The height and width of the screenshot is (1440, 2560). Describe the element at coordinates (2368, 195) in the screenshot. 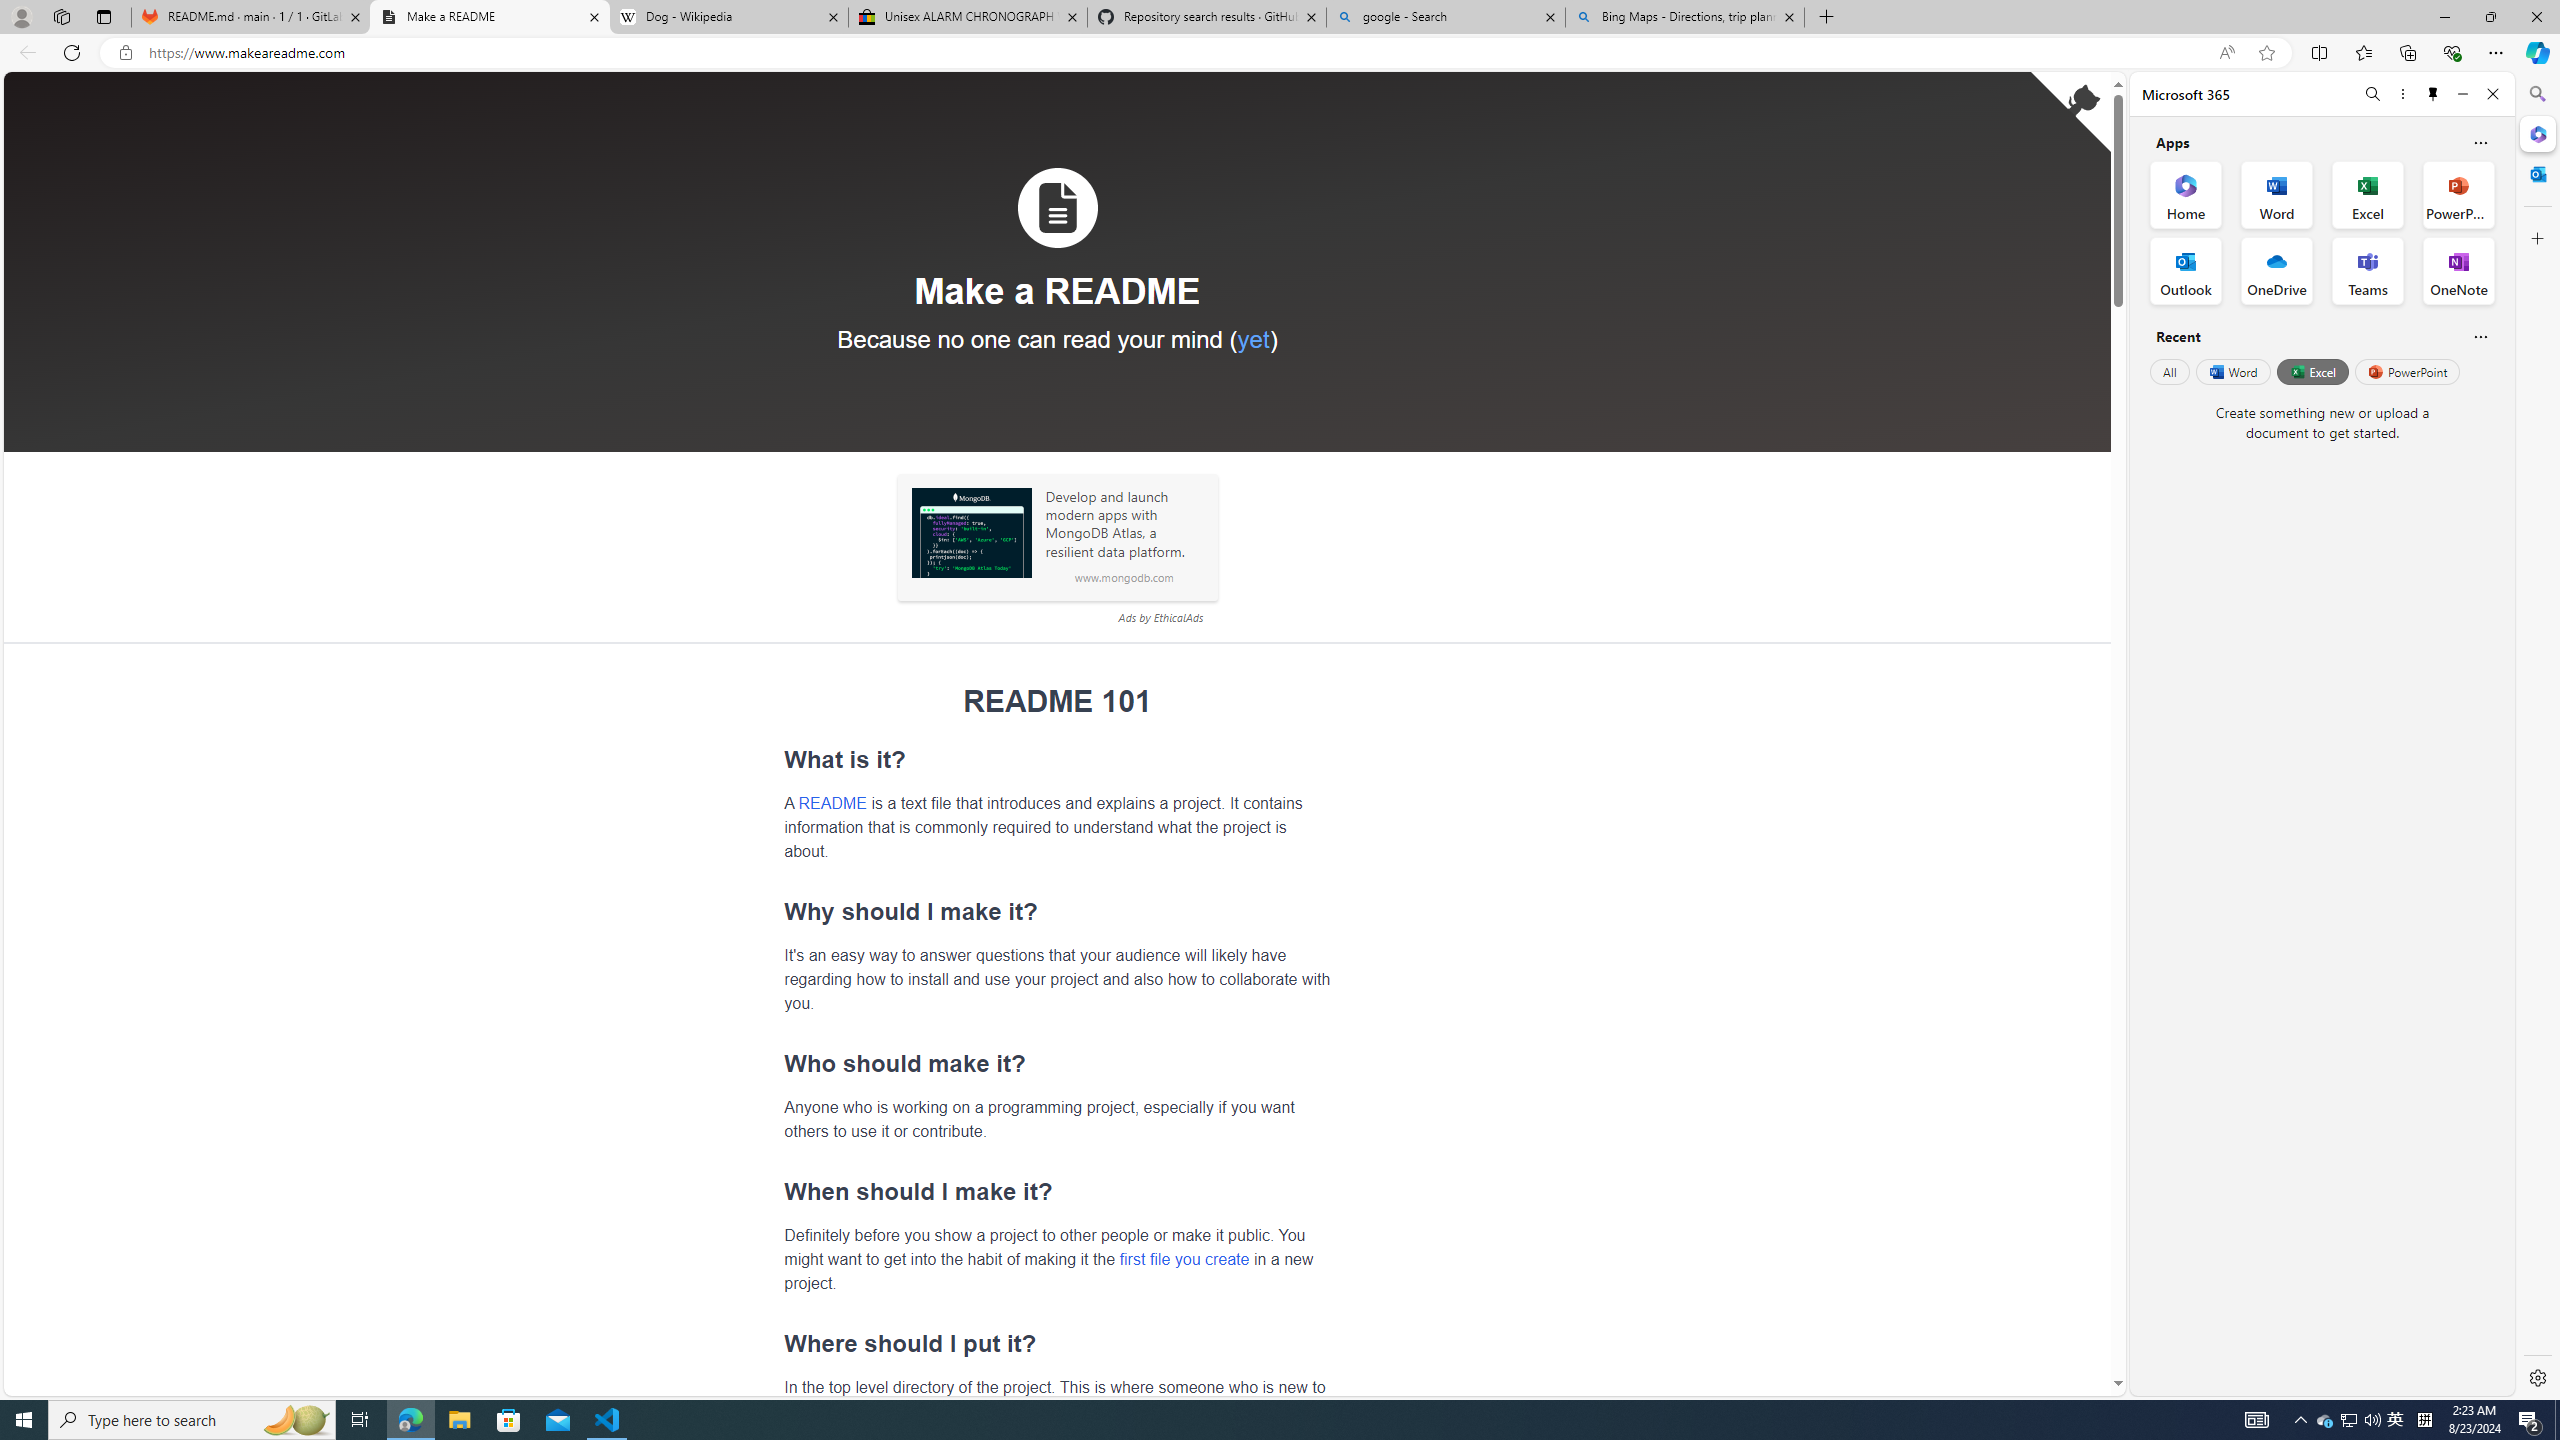

I see `'Excel Office App'` at that location.